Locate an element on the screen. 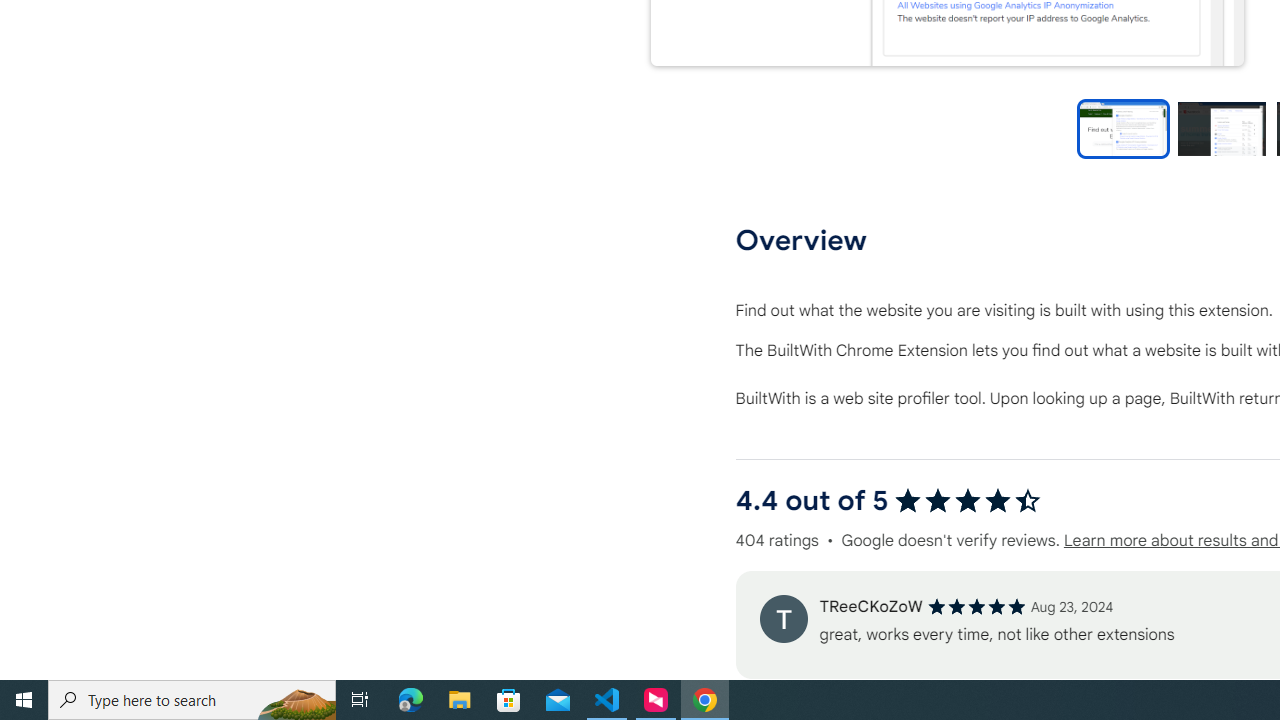 The height and width of the screenshot is (720, 1280). 'Review' is located at coordinates (782, 617).